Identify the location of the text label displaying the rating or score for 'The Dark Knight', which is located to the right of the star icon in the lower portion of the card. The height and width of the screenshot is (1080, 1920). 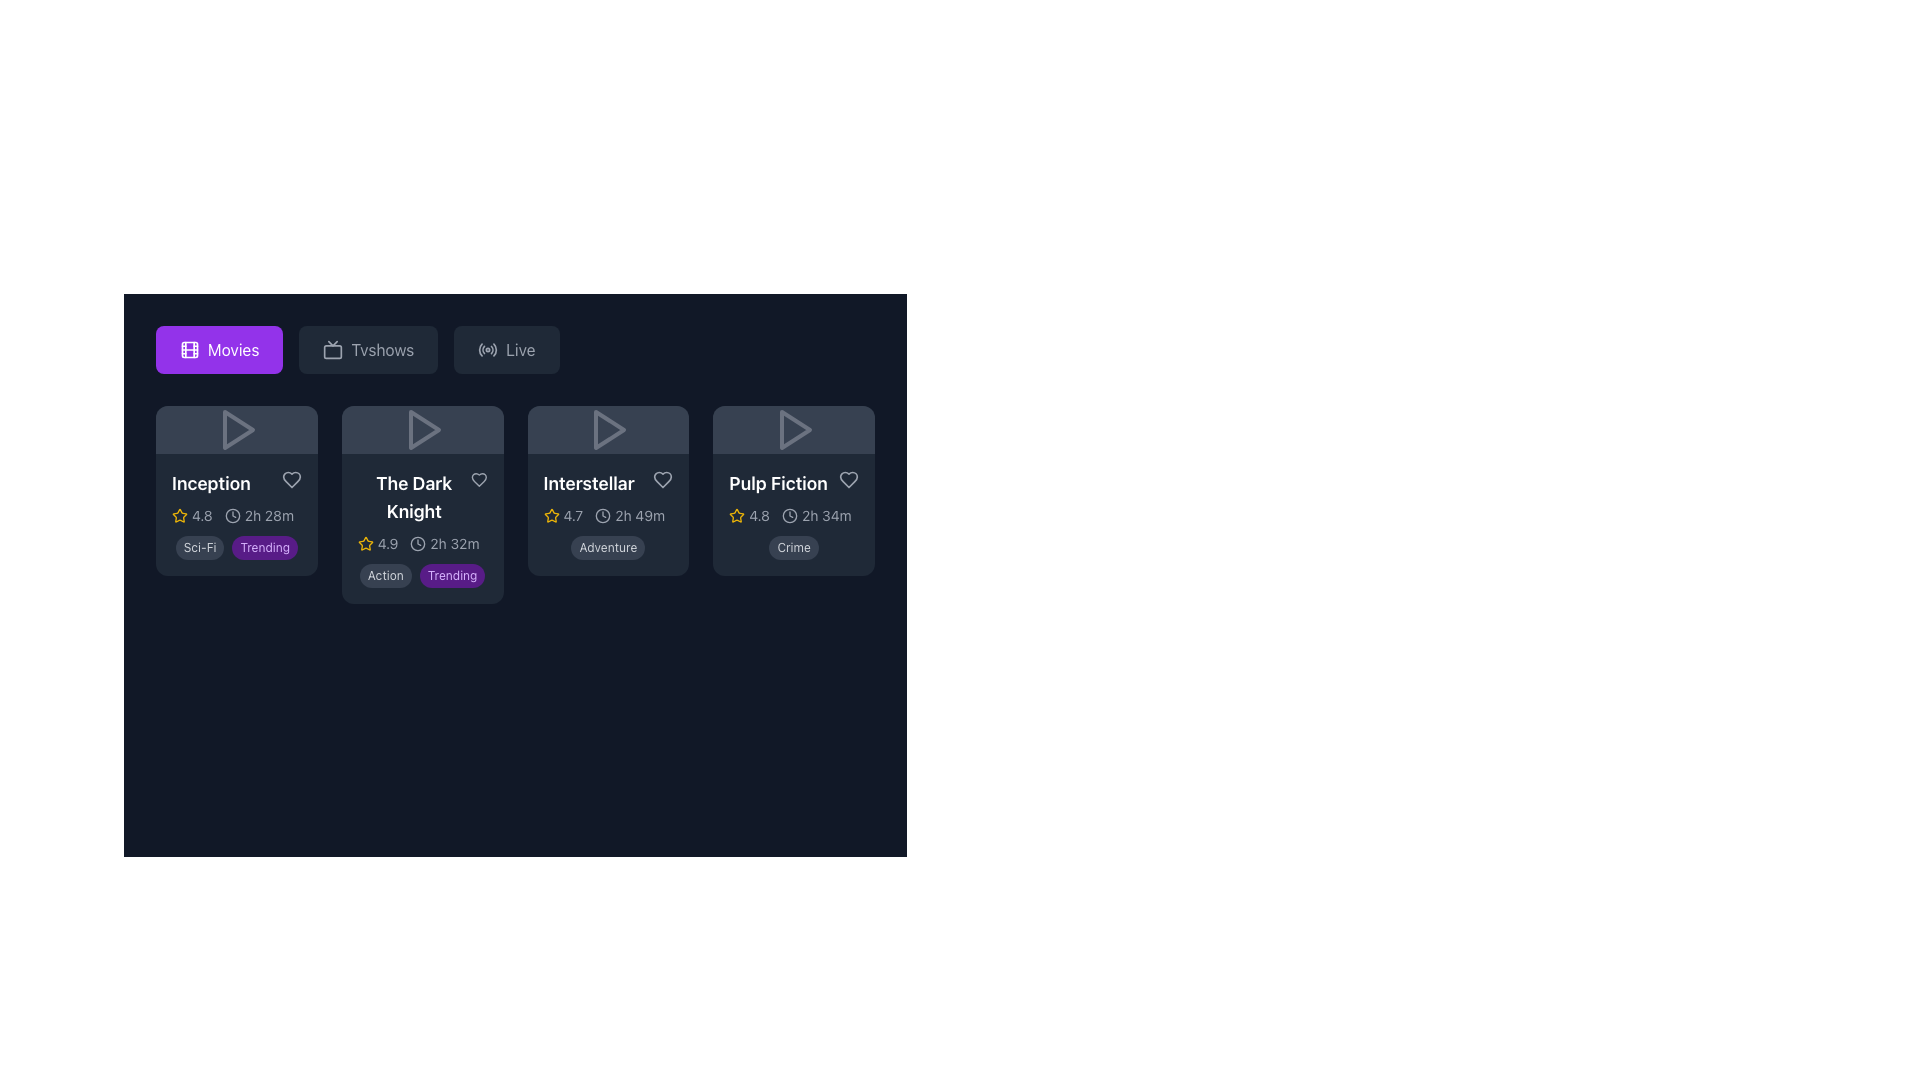
(388, 543).